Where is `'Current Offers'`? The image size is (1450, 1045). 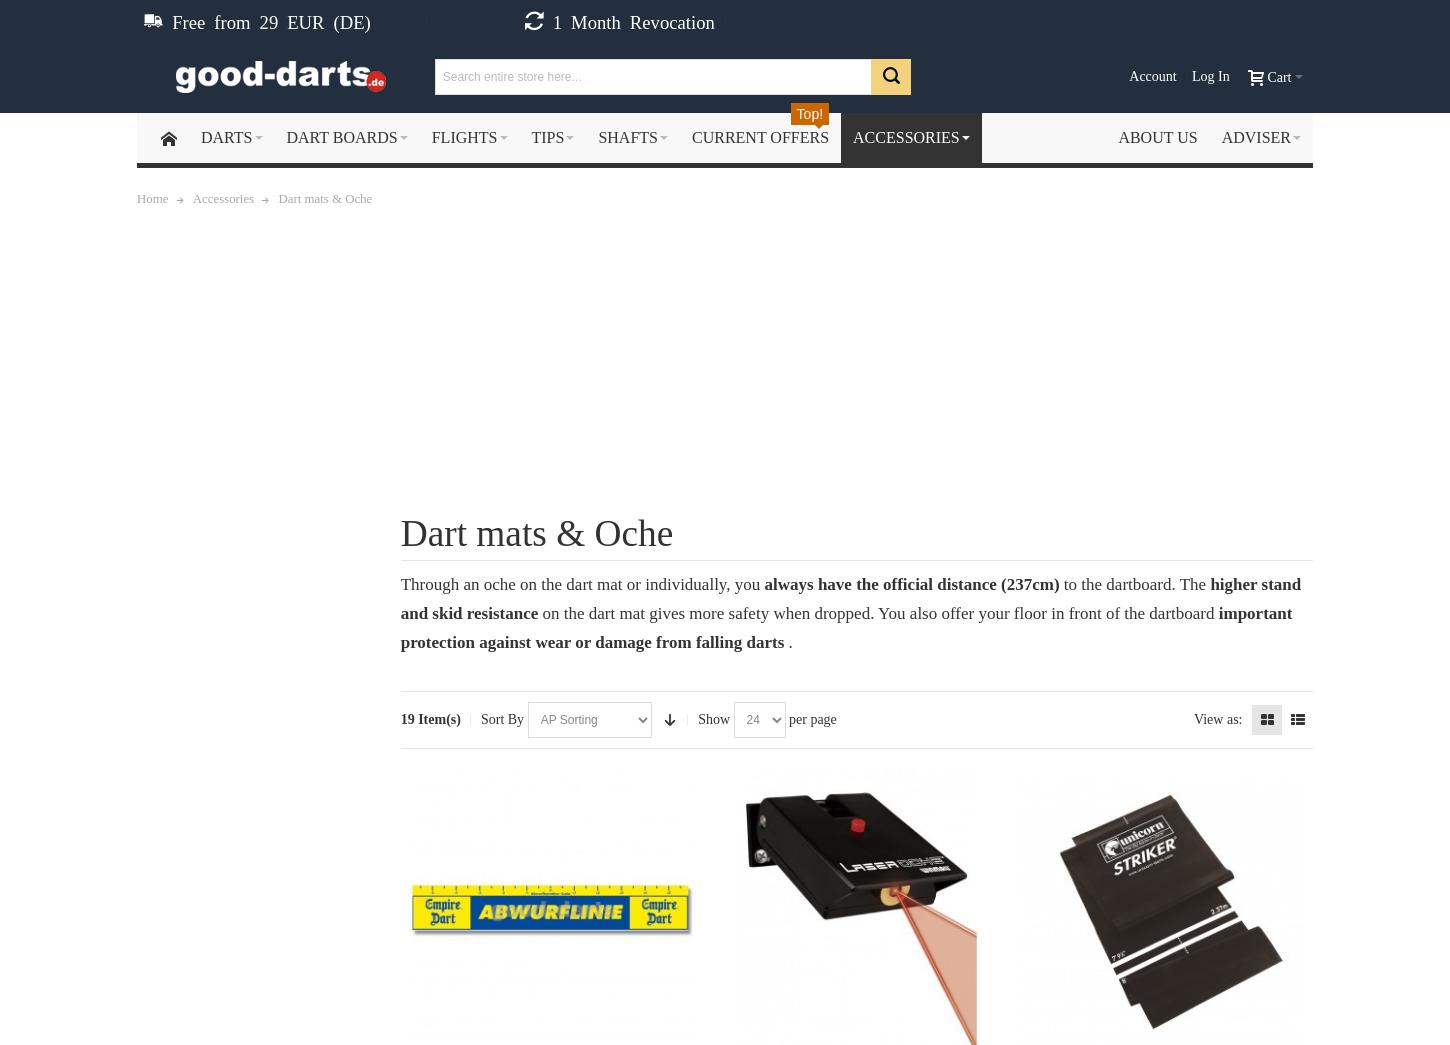 'Current Offers' is located at coordinates (759, 136).